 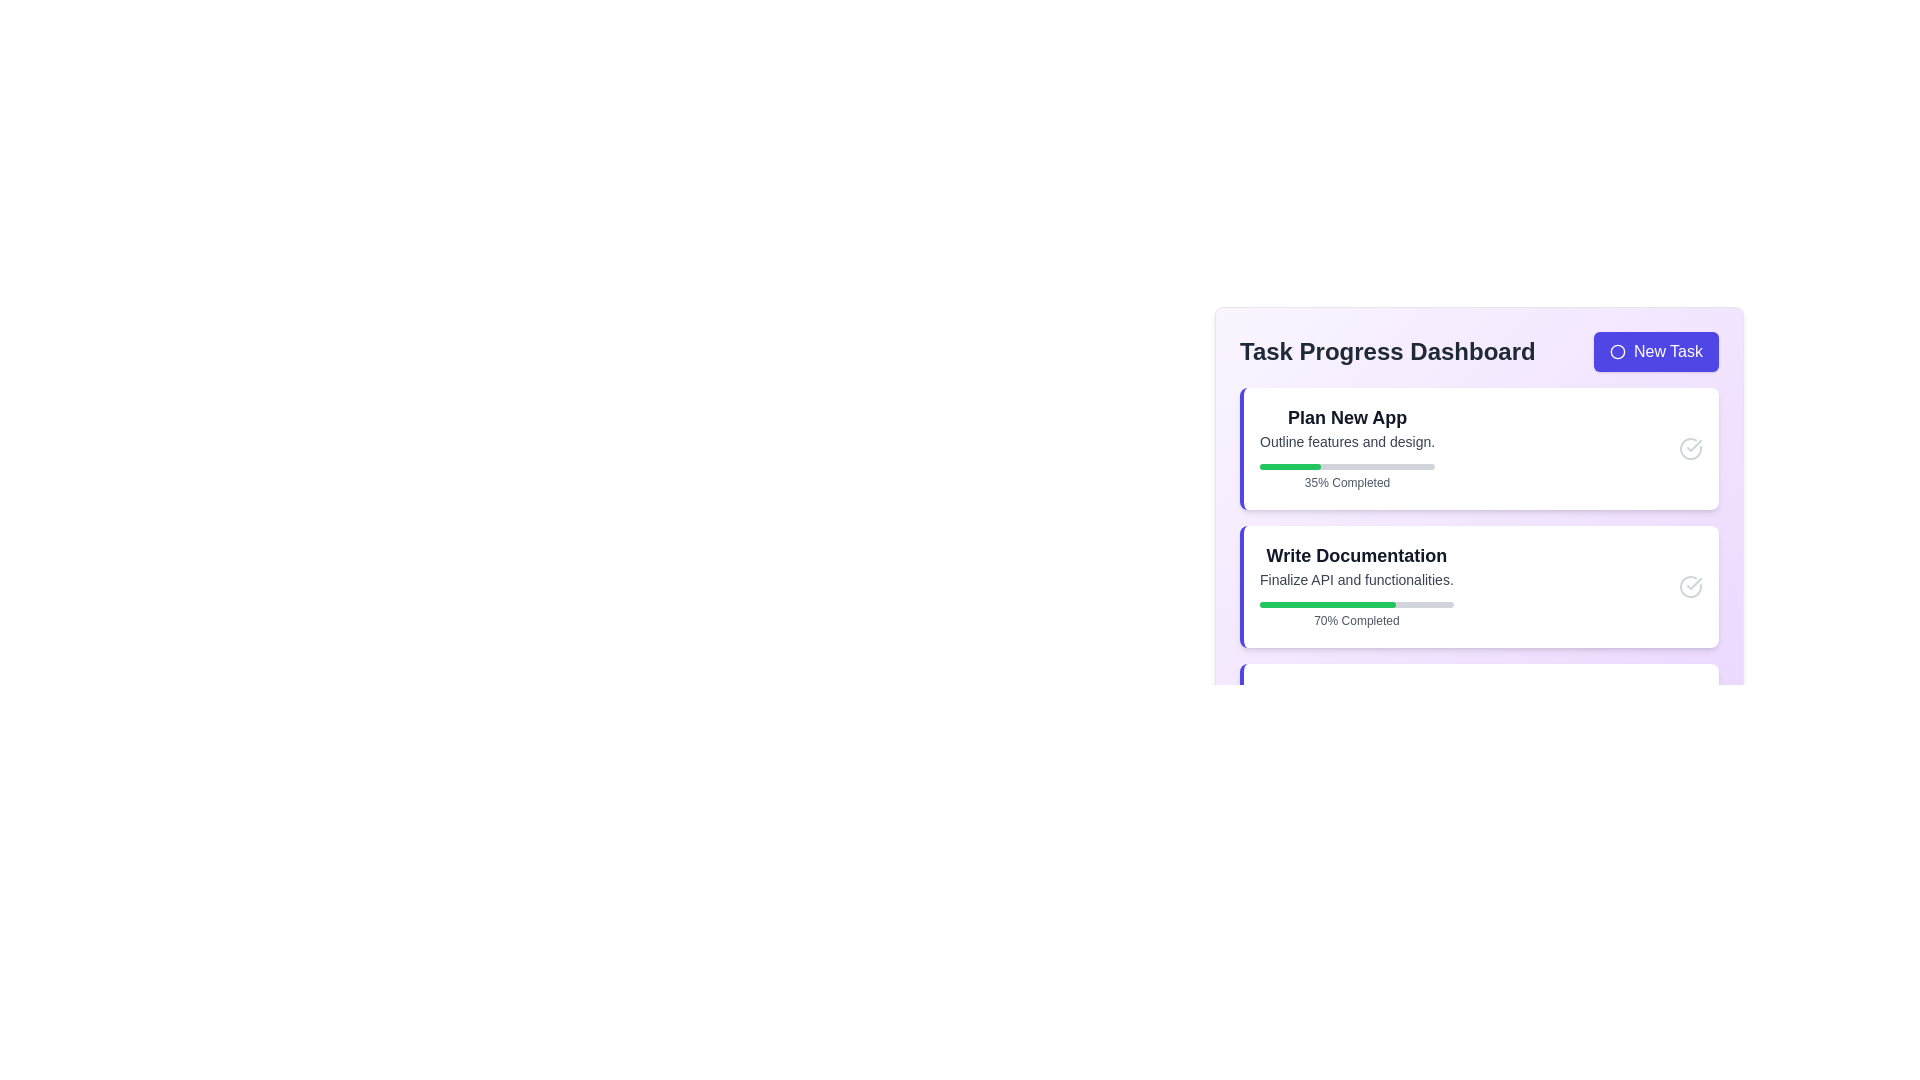 I want to click on the circular decorative element which is part of the 'New Task' button located in the top-right area of the 'Task Progress Dashboard.', so click(x=1617, y=350).